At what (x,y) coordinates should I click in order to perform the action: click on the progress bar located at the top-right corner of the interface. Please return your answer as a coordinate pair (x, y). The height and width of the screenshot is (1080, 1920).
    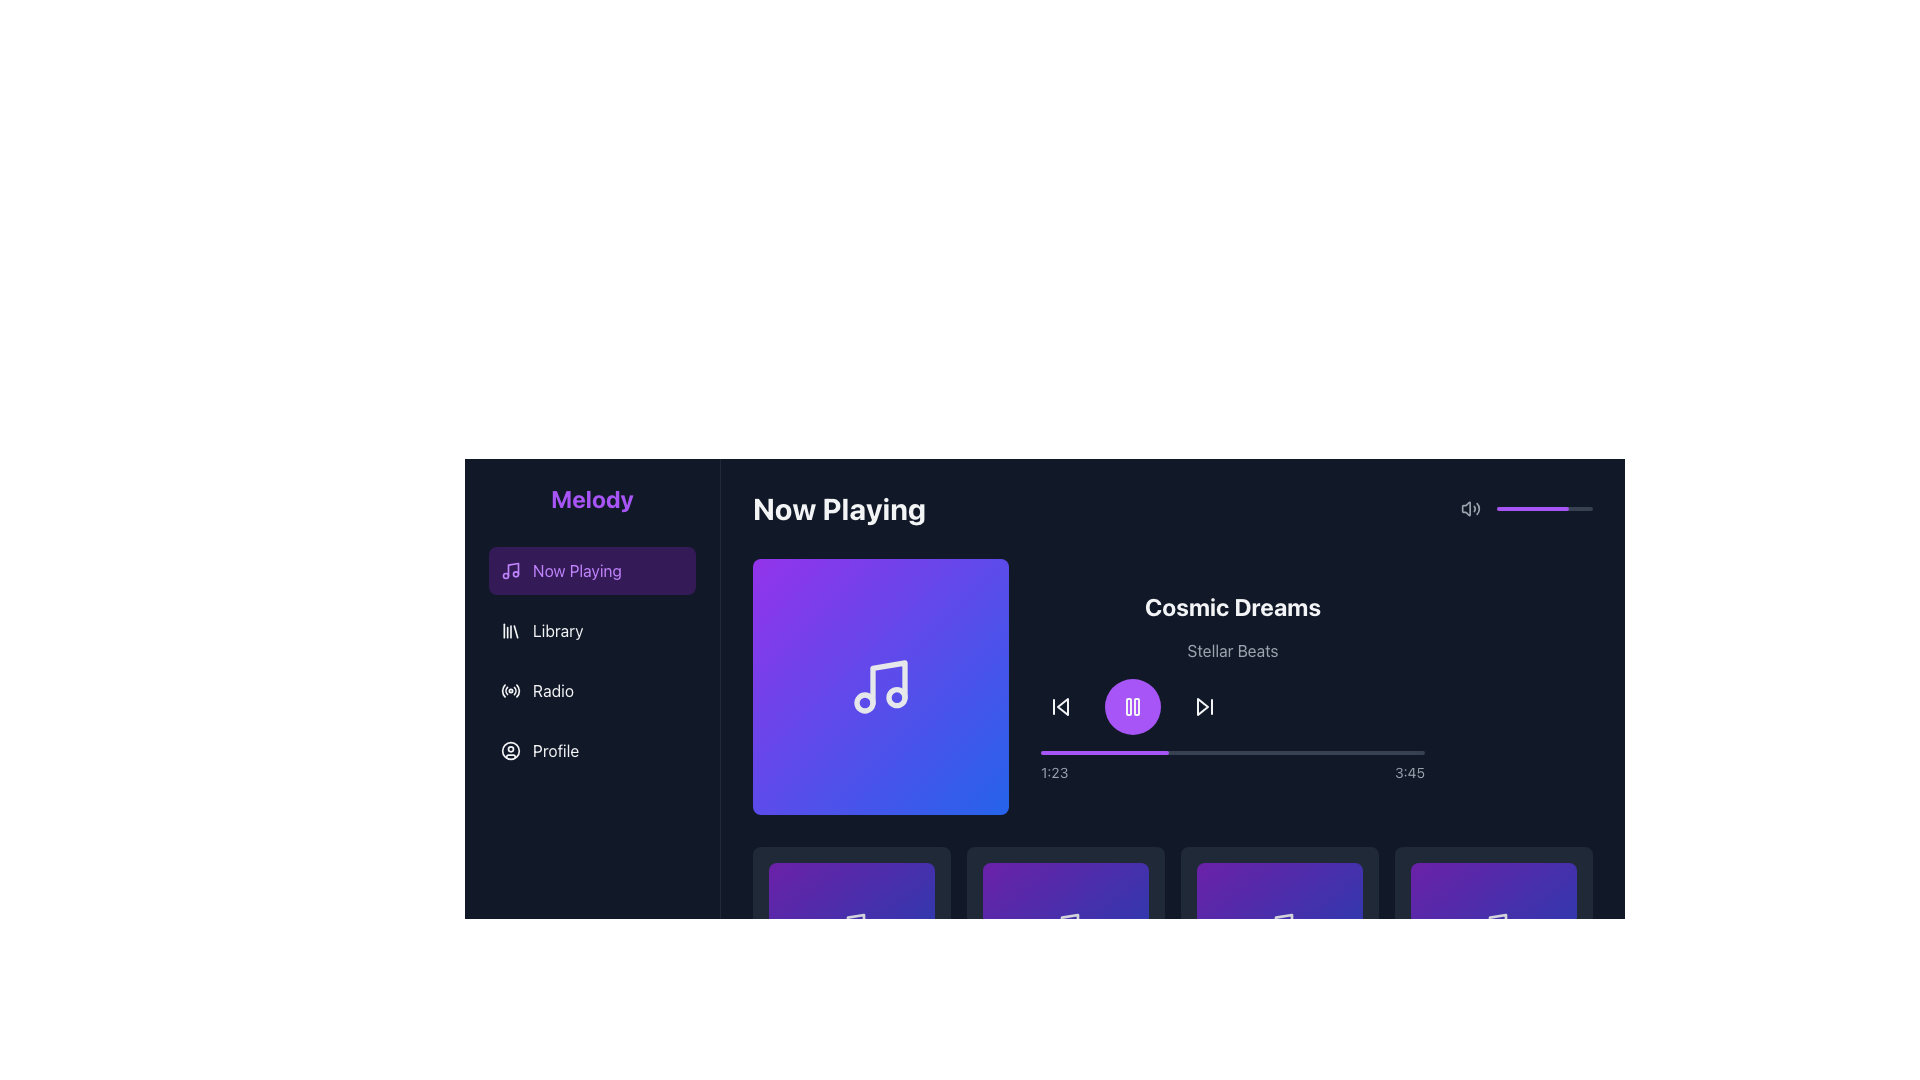
    Looking at the image, I should click on (1544, 508).